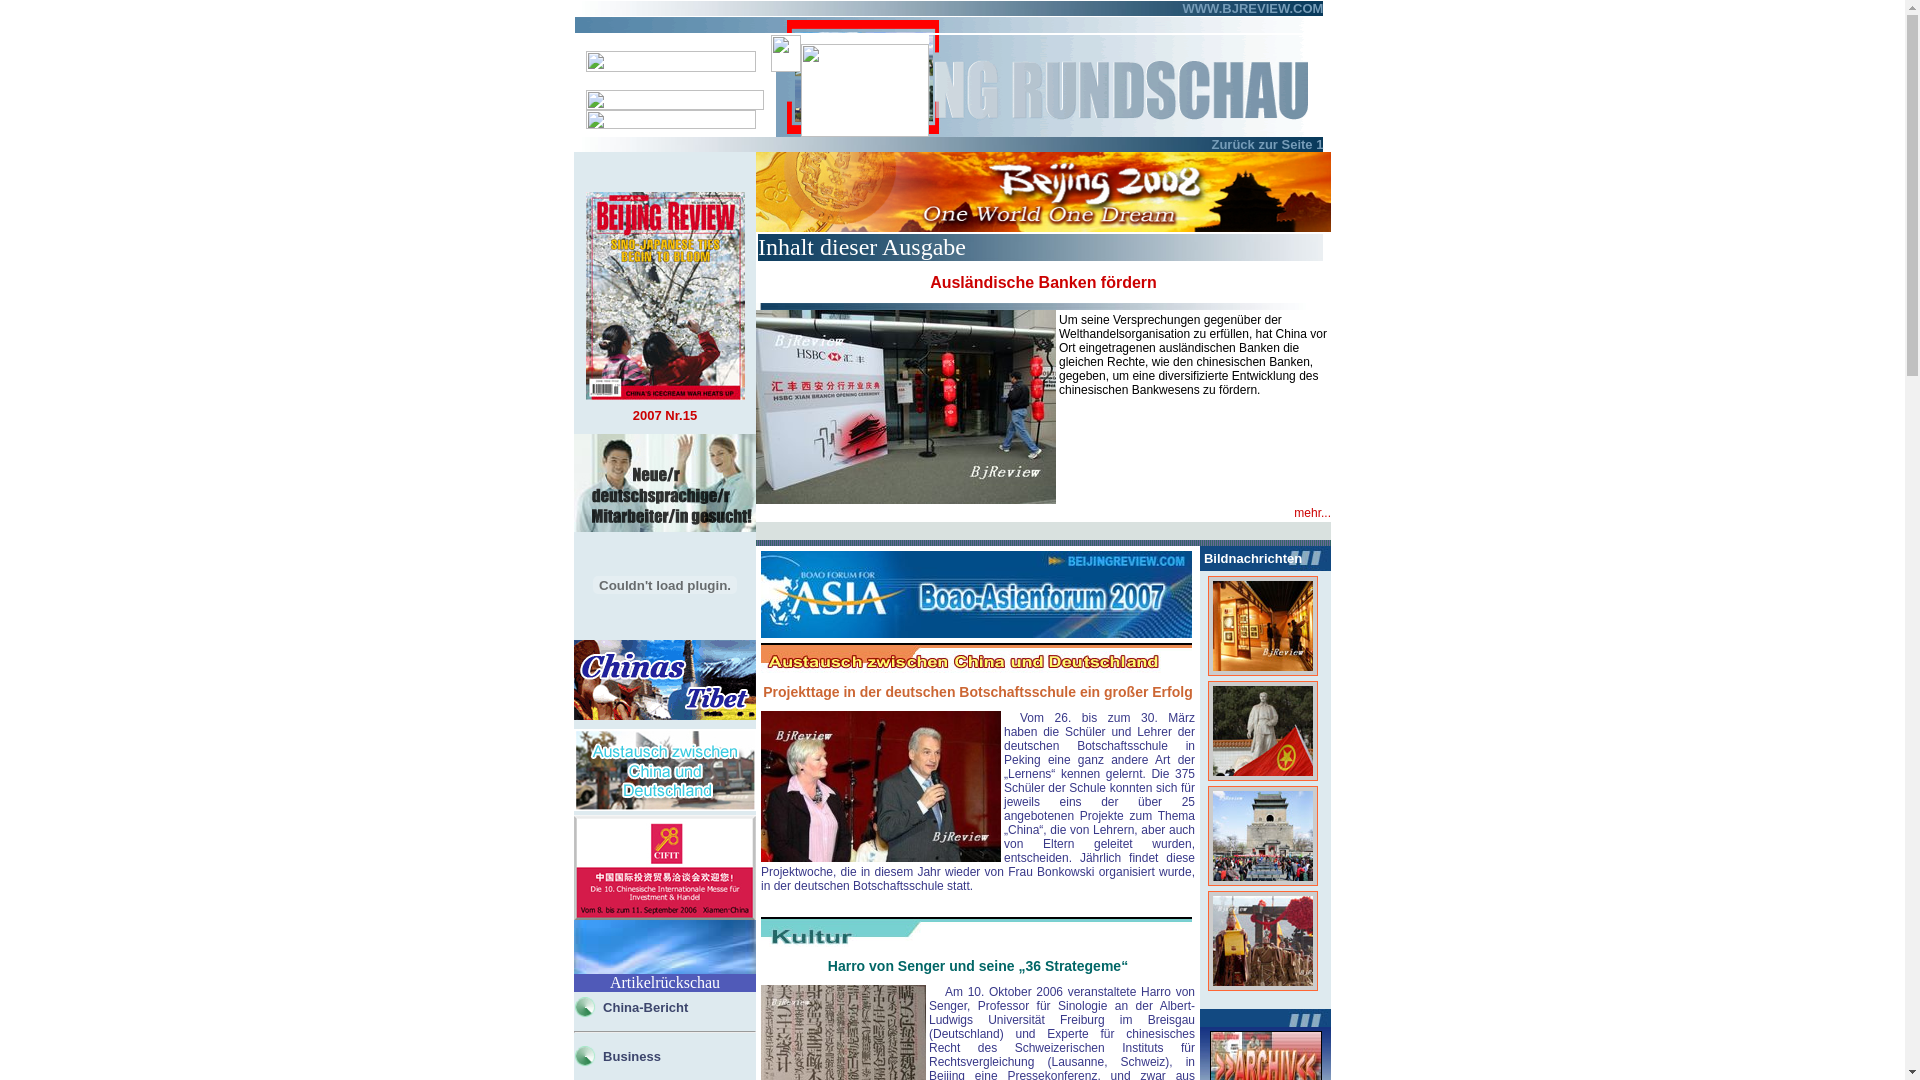  Describe the element at coordinates (1312, 512) in the screenshot. I see `'mehr...'` at that location.